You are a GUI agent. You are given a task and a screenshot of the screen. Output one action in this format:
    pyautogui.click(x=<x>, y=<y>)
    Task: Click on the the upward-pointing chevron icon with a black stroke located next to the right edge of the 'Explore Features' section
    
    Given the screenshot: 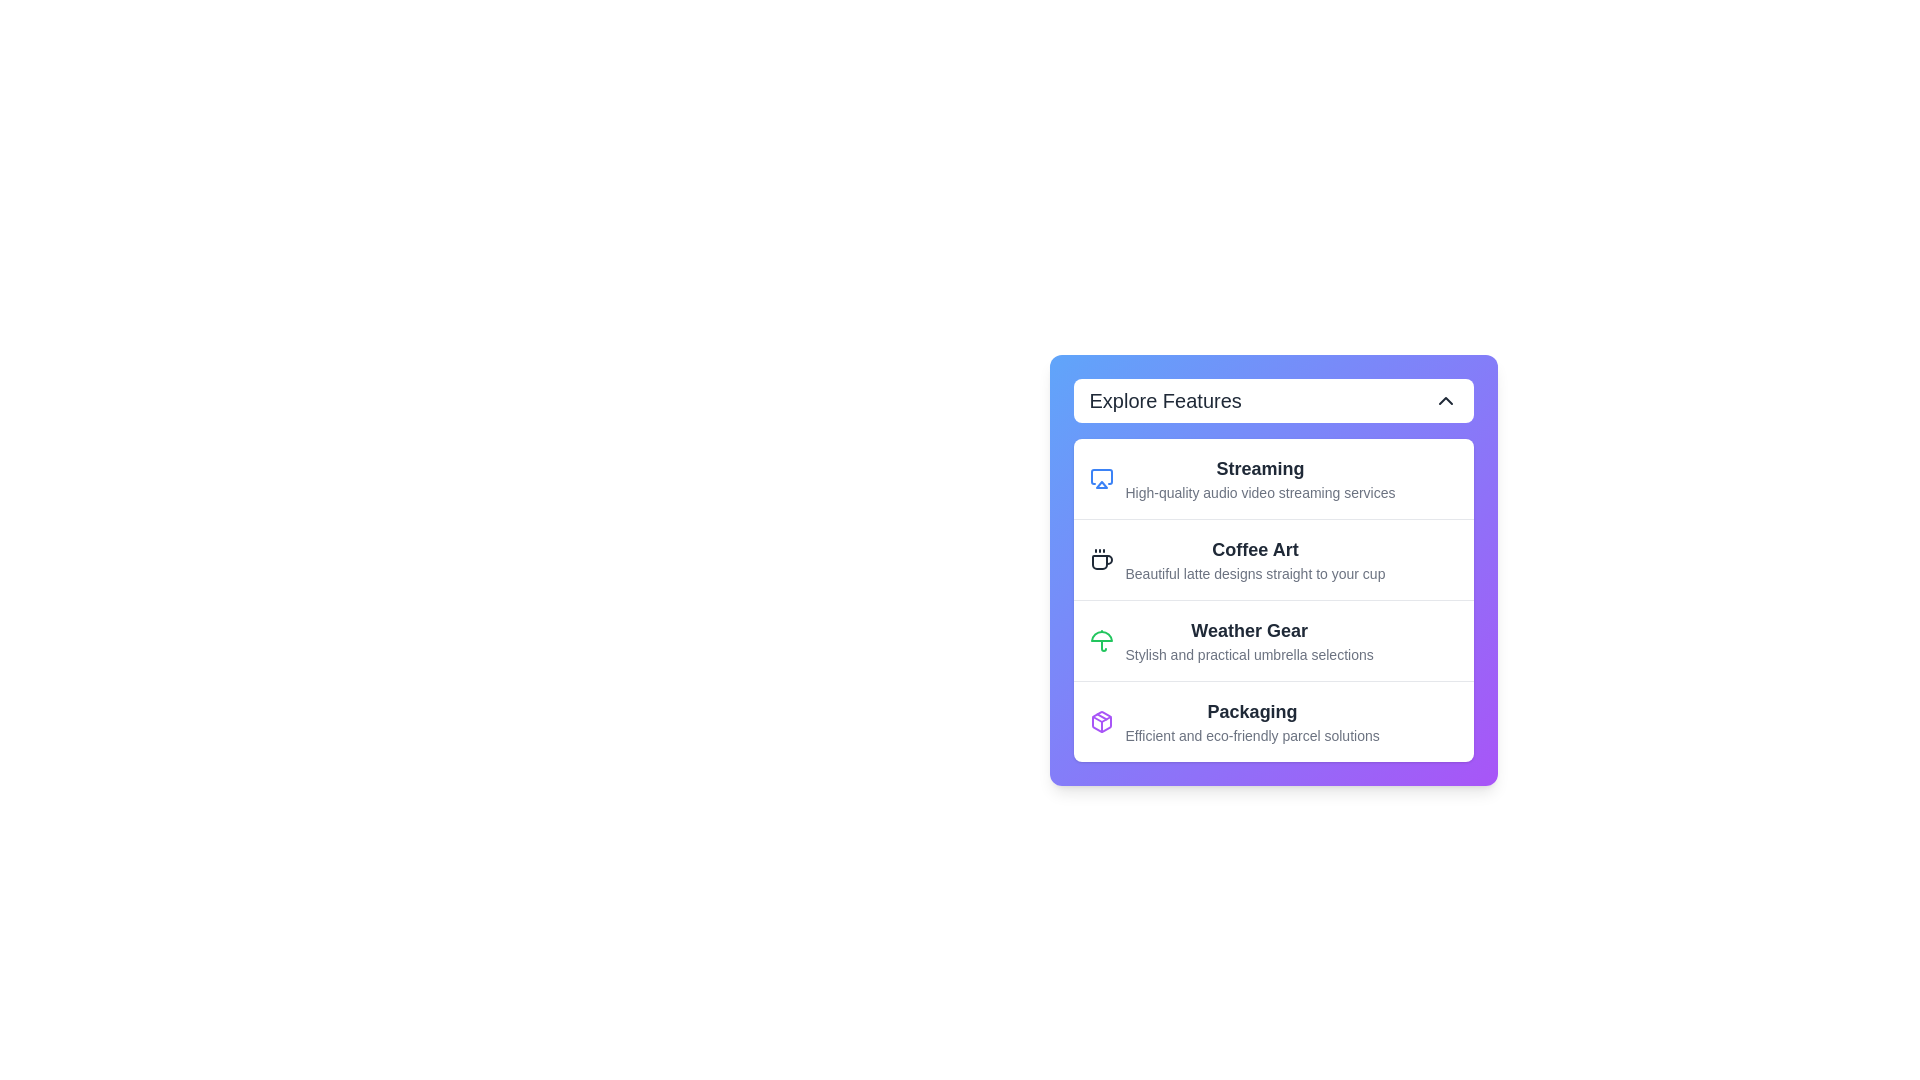 What is the action you would take?
    pyautogui.click(x=1445, y=401)
    